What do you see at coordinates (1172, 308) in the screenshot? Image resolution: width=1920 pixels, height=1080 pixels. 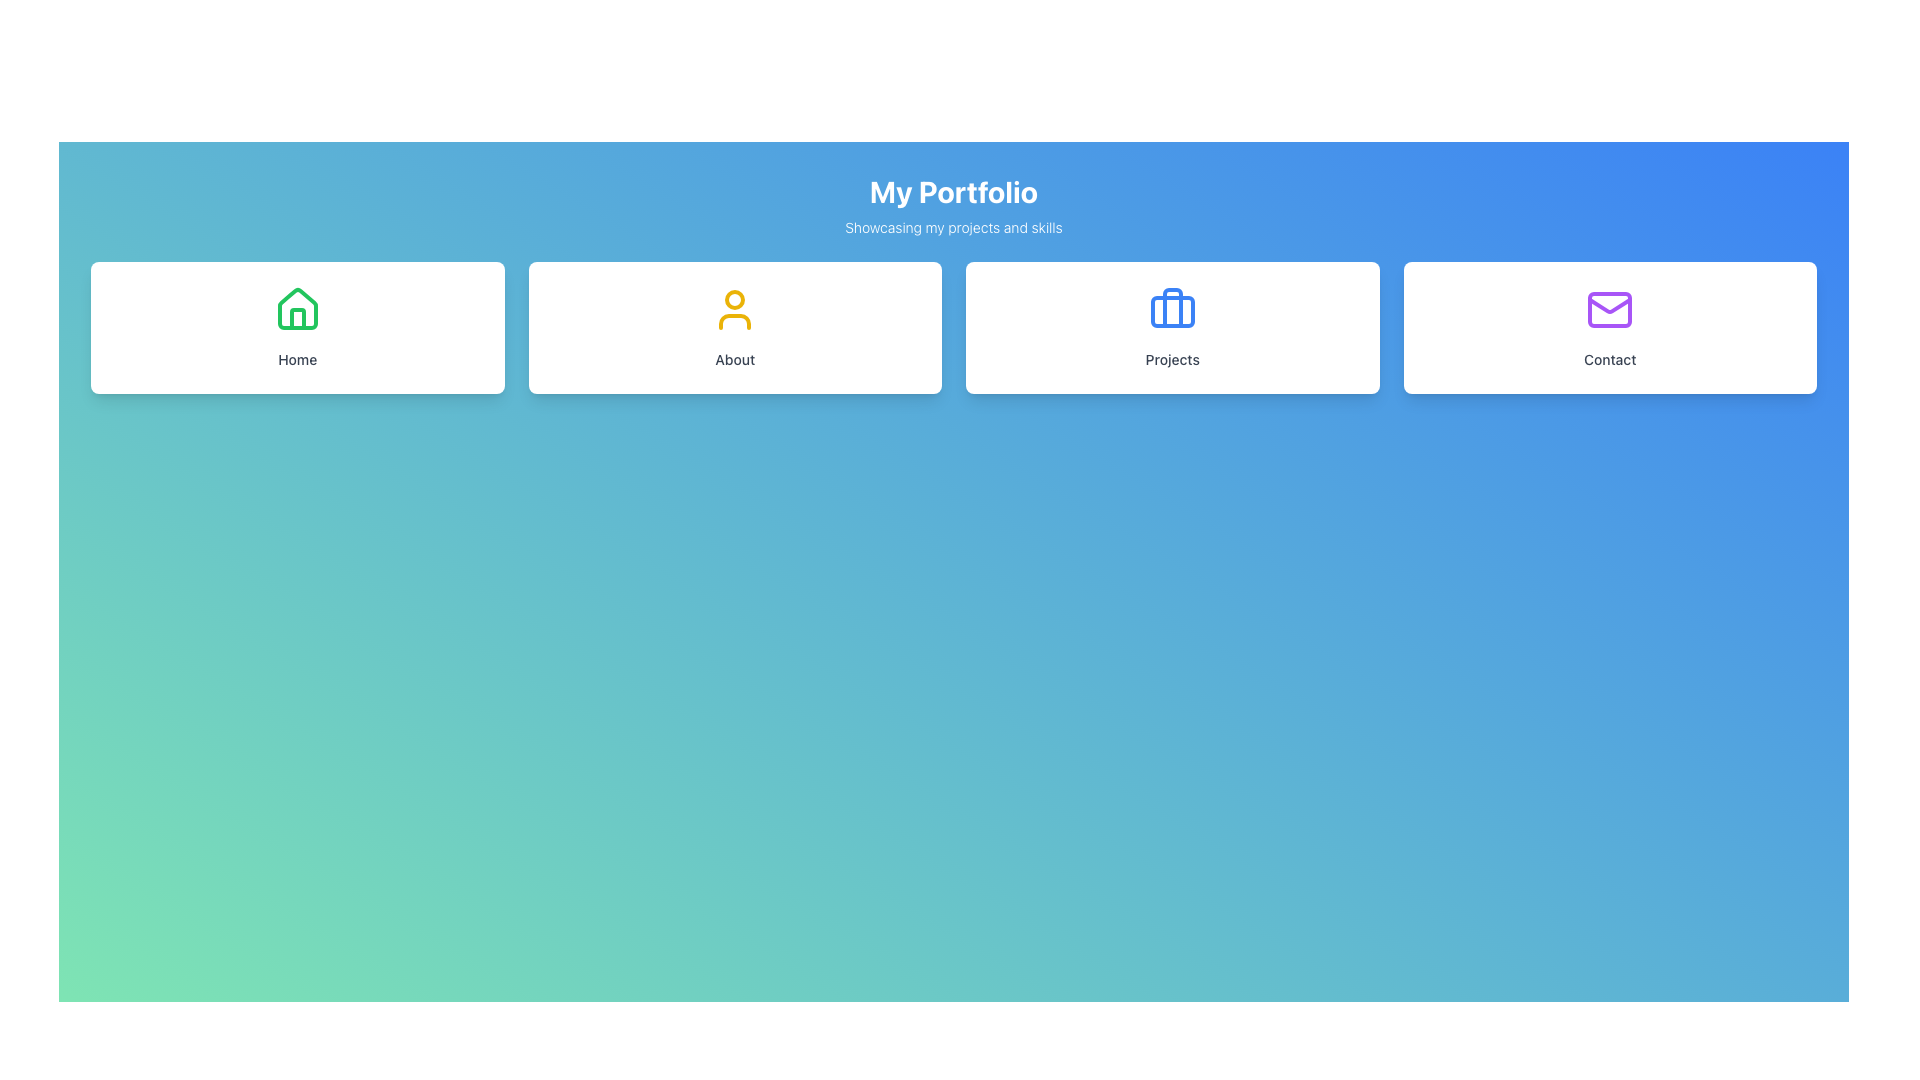 I see `the briefcase icon representing the 'Projects' category, located in the center of the third option from the left in the main interface row` at bounding box center [1172, 308].